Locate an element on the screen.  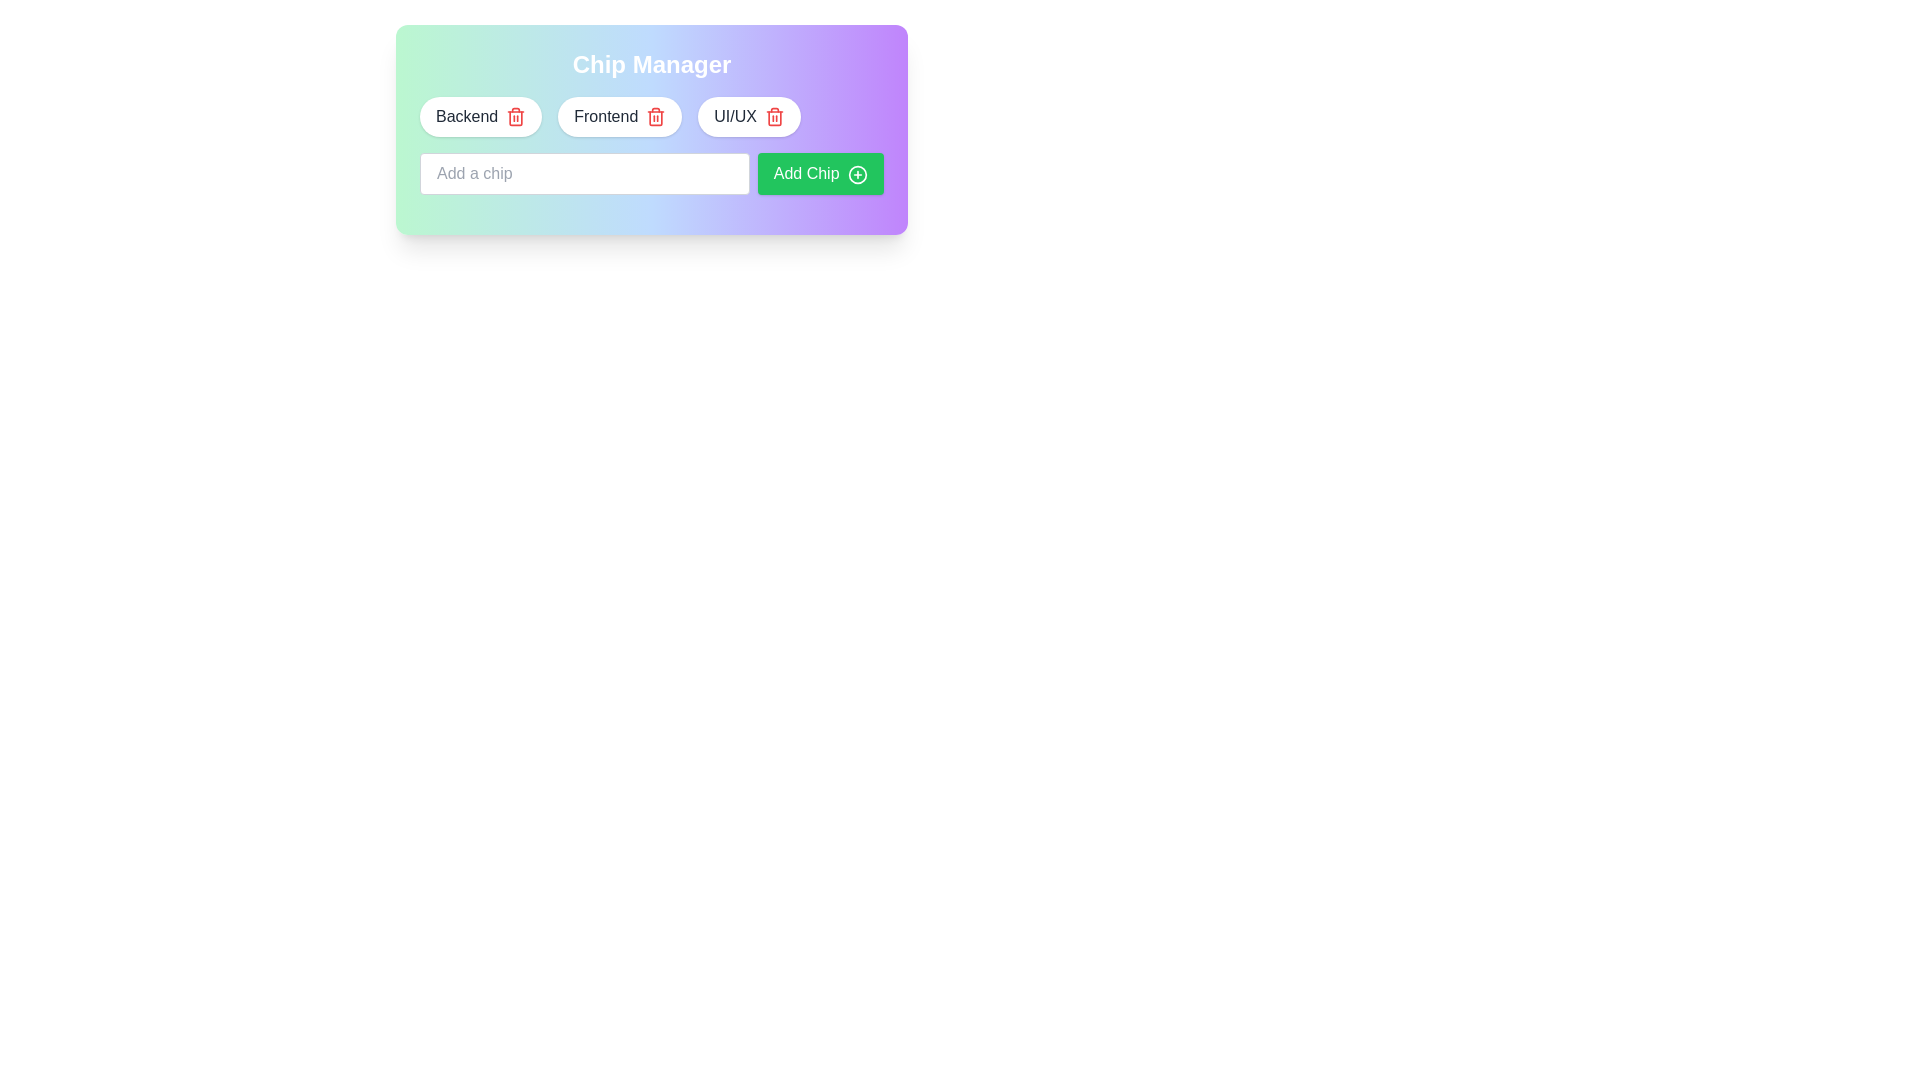
the red trash icon on the 'UI/UX' interactive chip is located at coordinates (748, 116).